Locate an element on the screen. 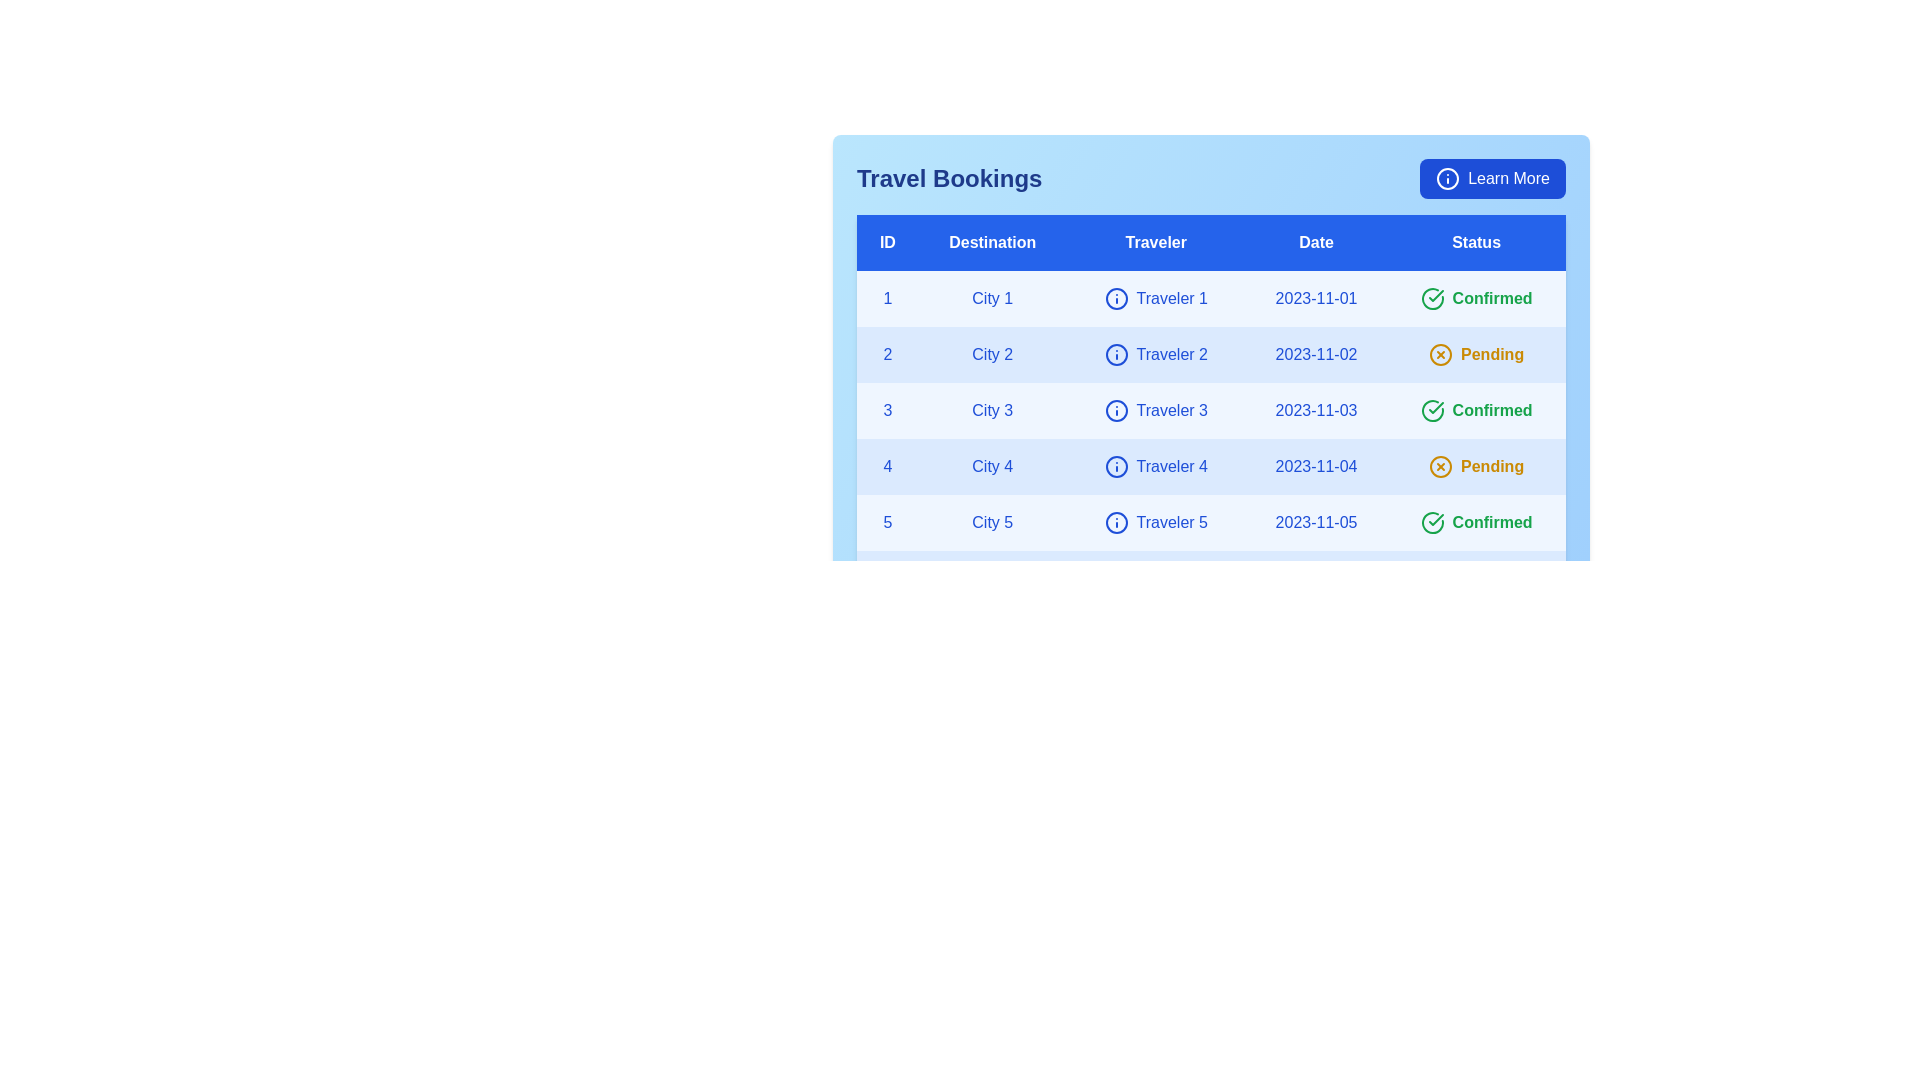 The image size is (1920, 1080). the 'Info' icon next to the traveler's name for traveler 2 is located at coordinates (1115, 353).